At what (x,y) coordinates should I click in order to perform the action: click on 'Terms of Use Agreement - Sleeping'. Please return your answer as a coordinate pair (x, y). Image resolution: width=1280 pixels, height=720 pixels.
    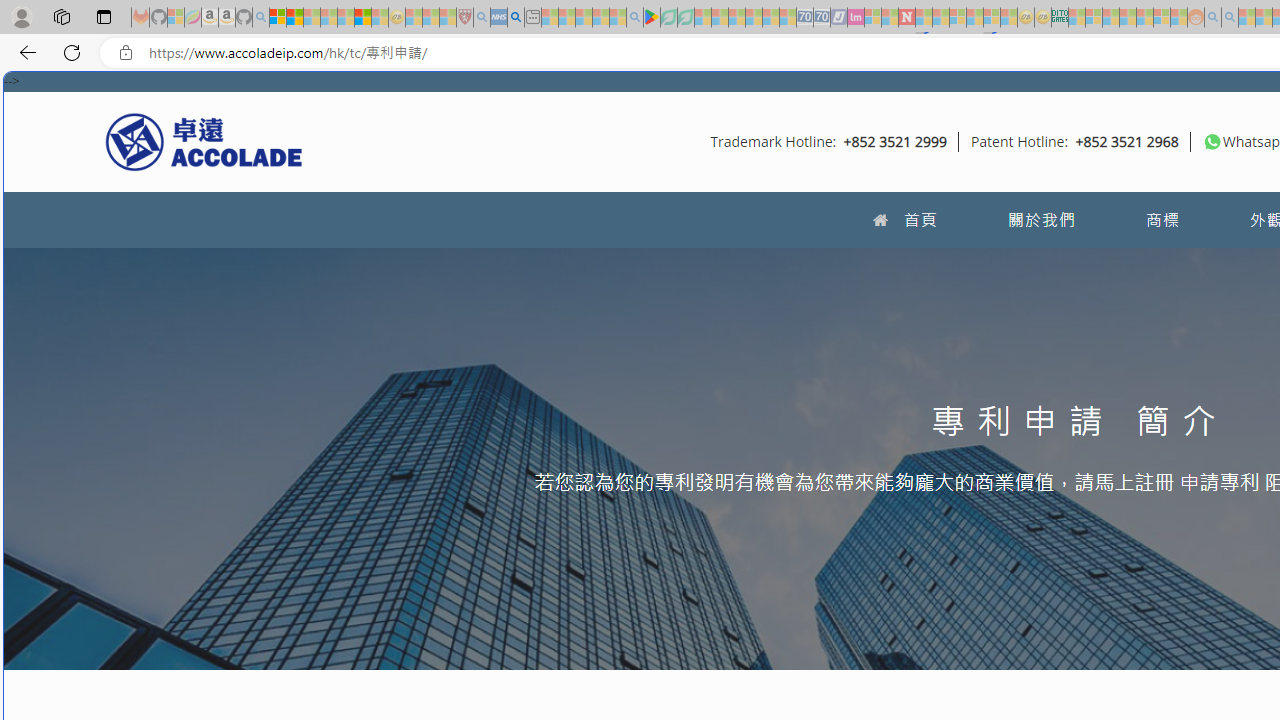
    Looking at the image, I should click on (668, 17).